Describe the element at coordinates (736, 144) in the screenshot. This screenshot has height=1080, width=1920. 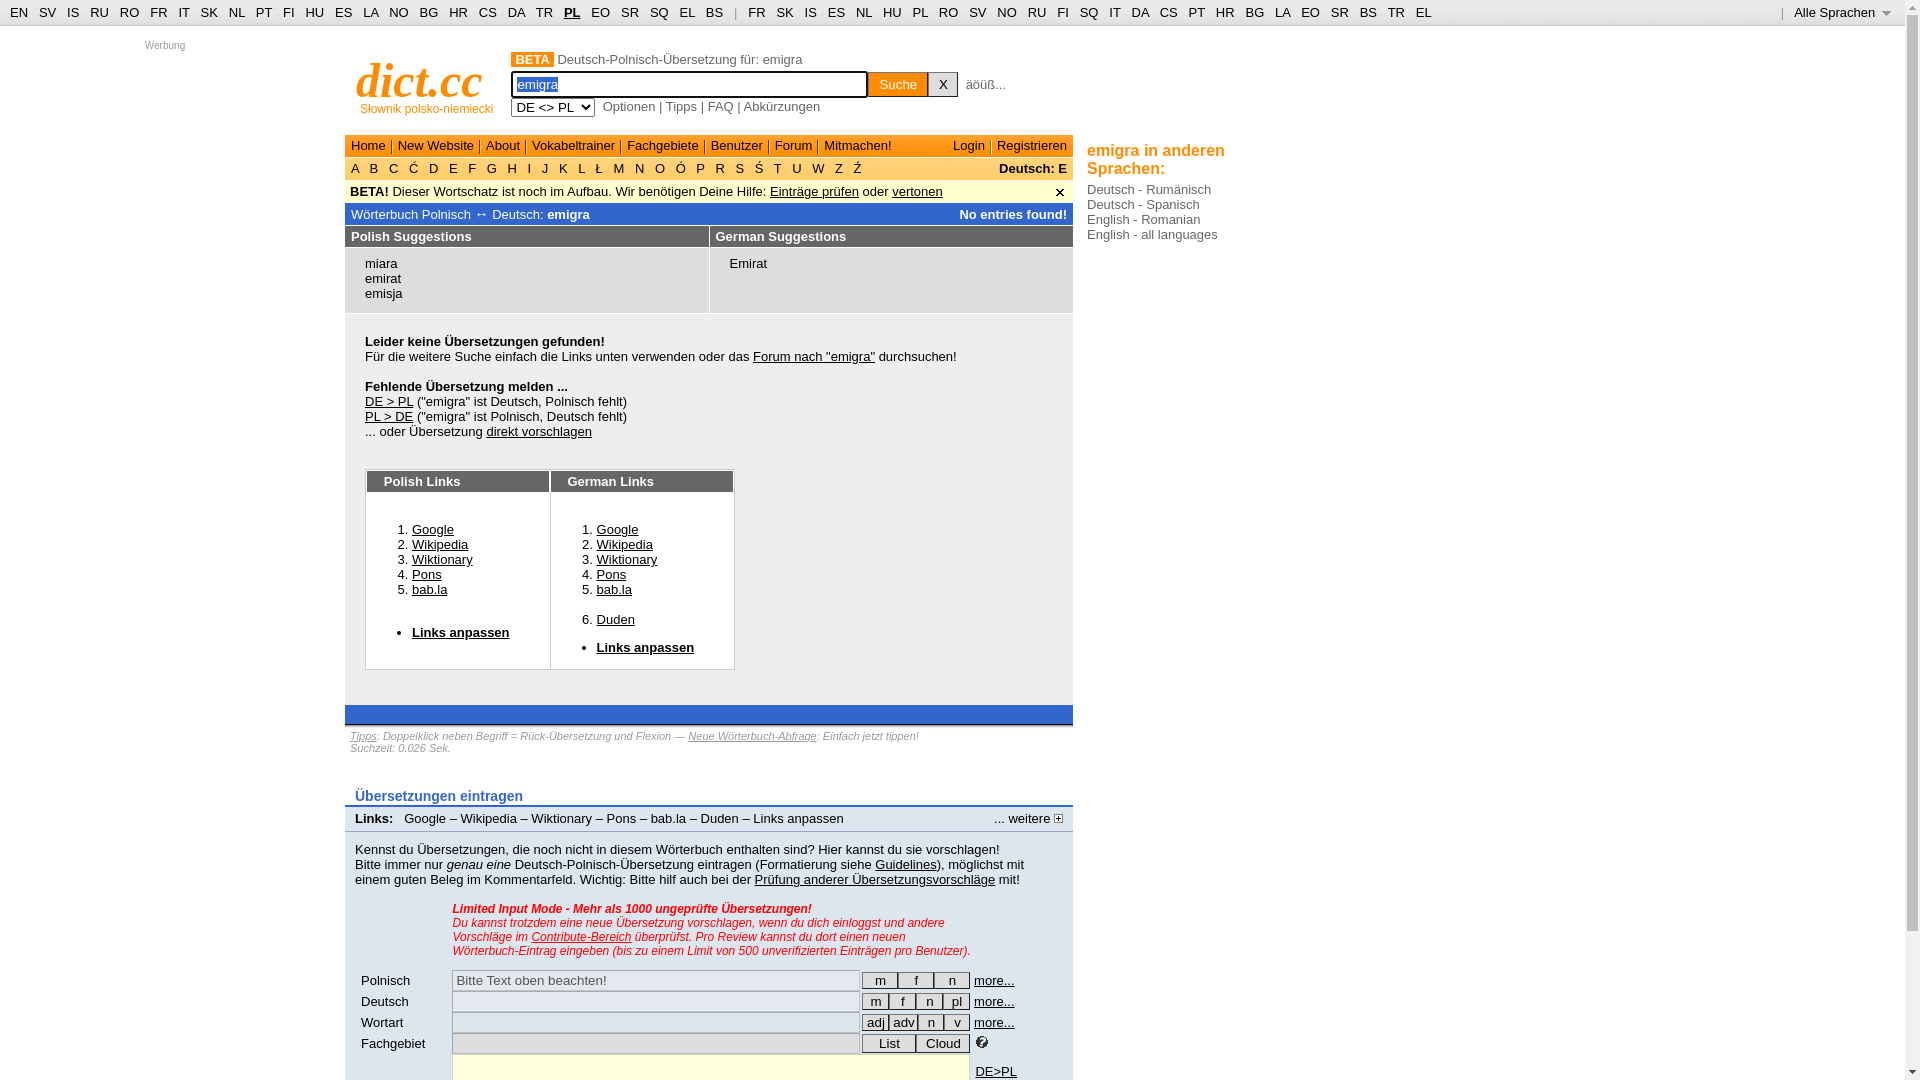
I see `'Benutzer'` at that location.